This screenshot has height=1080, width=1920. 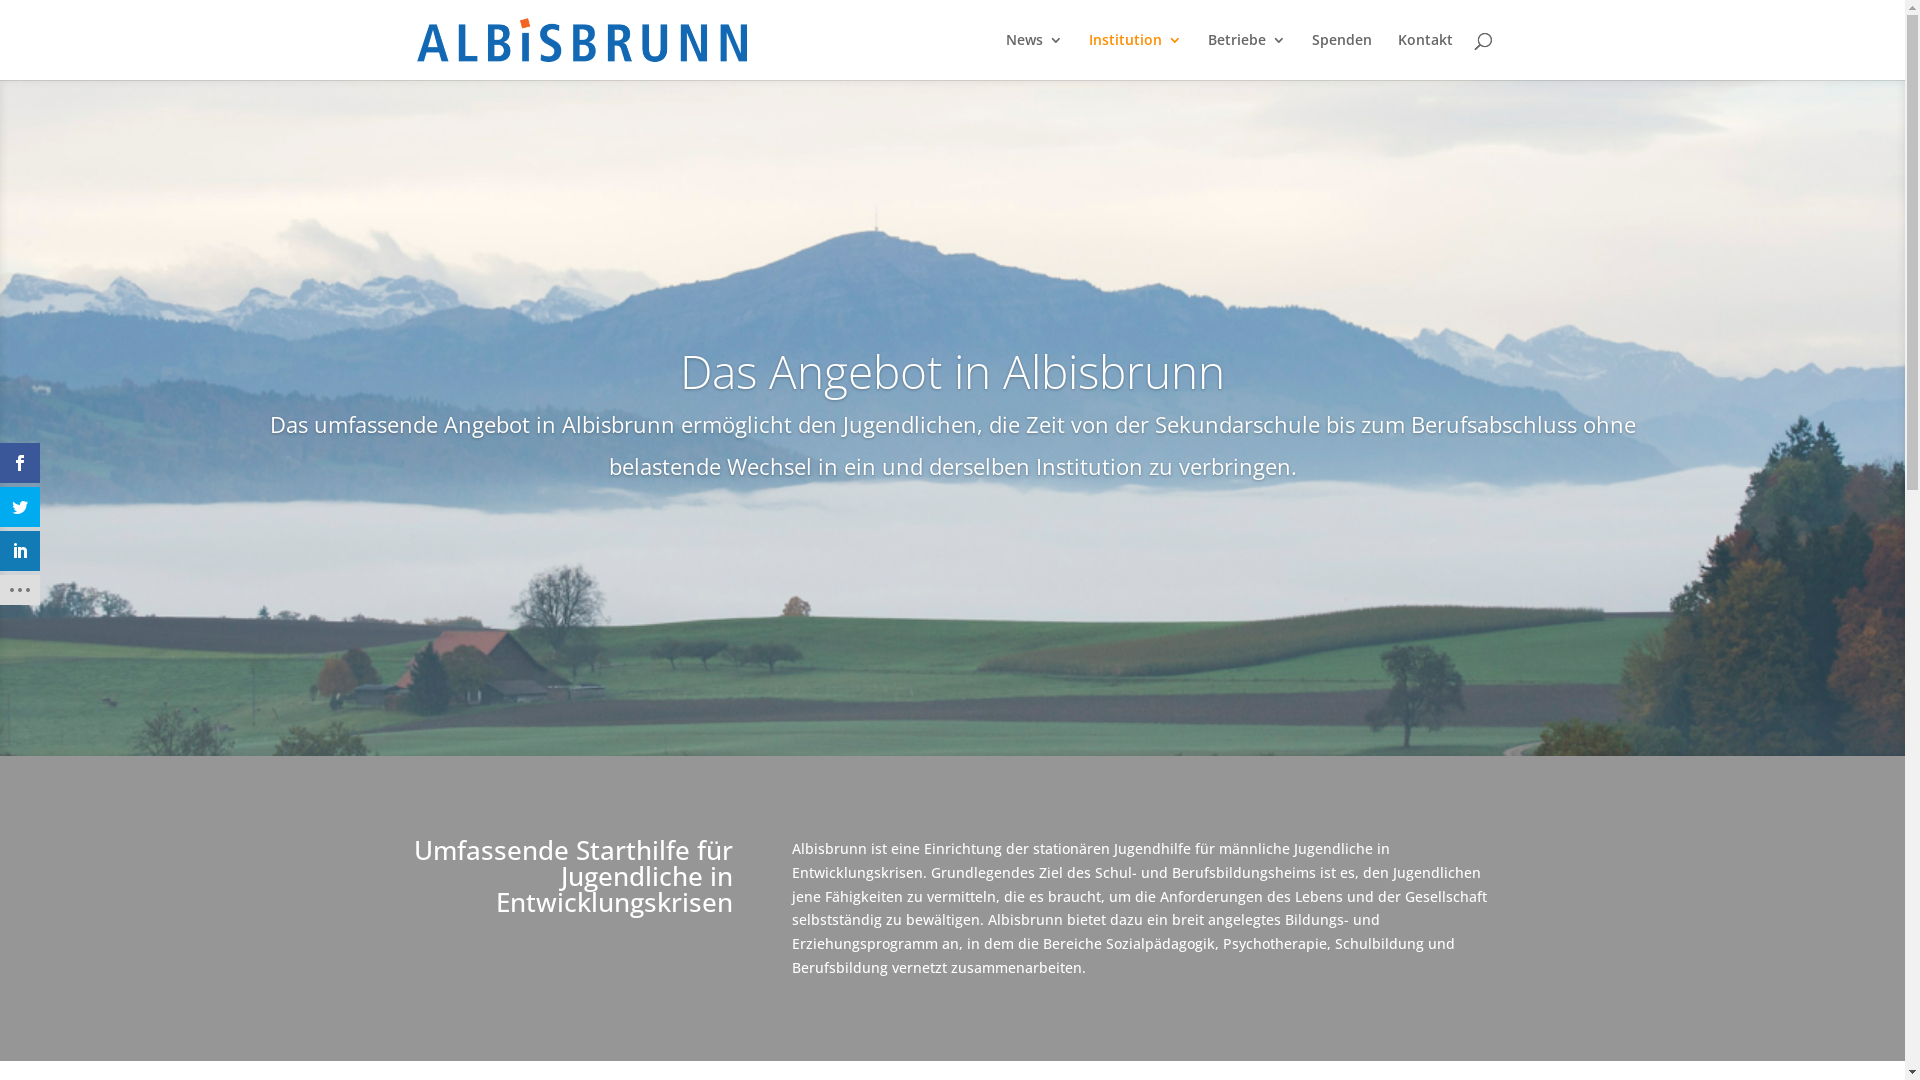 What do you see at coordinates (1034, 55) in the screenshot?
I see `'News'` at bounding box center [1034, 55].